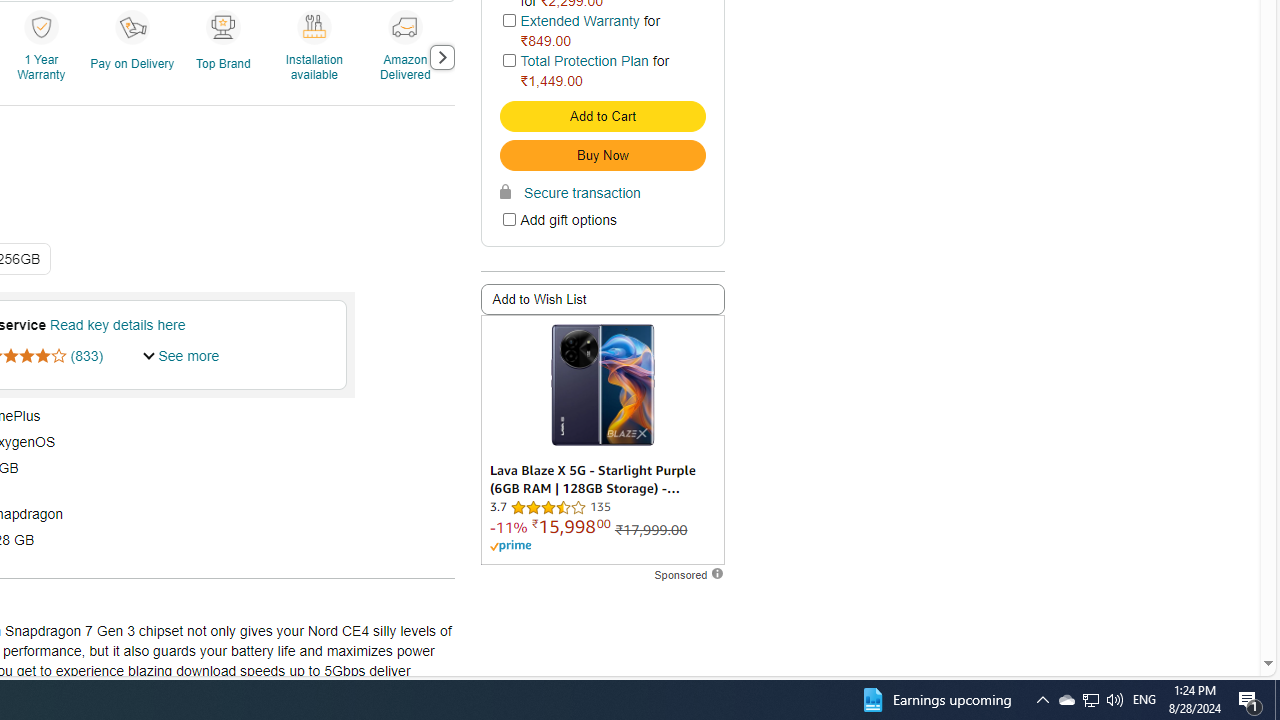  Describe the element at coordinates (601, 154) in the screenshot. I see `'Buy Now'` at that location.